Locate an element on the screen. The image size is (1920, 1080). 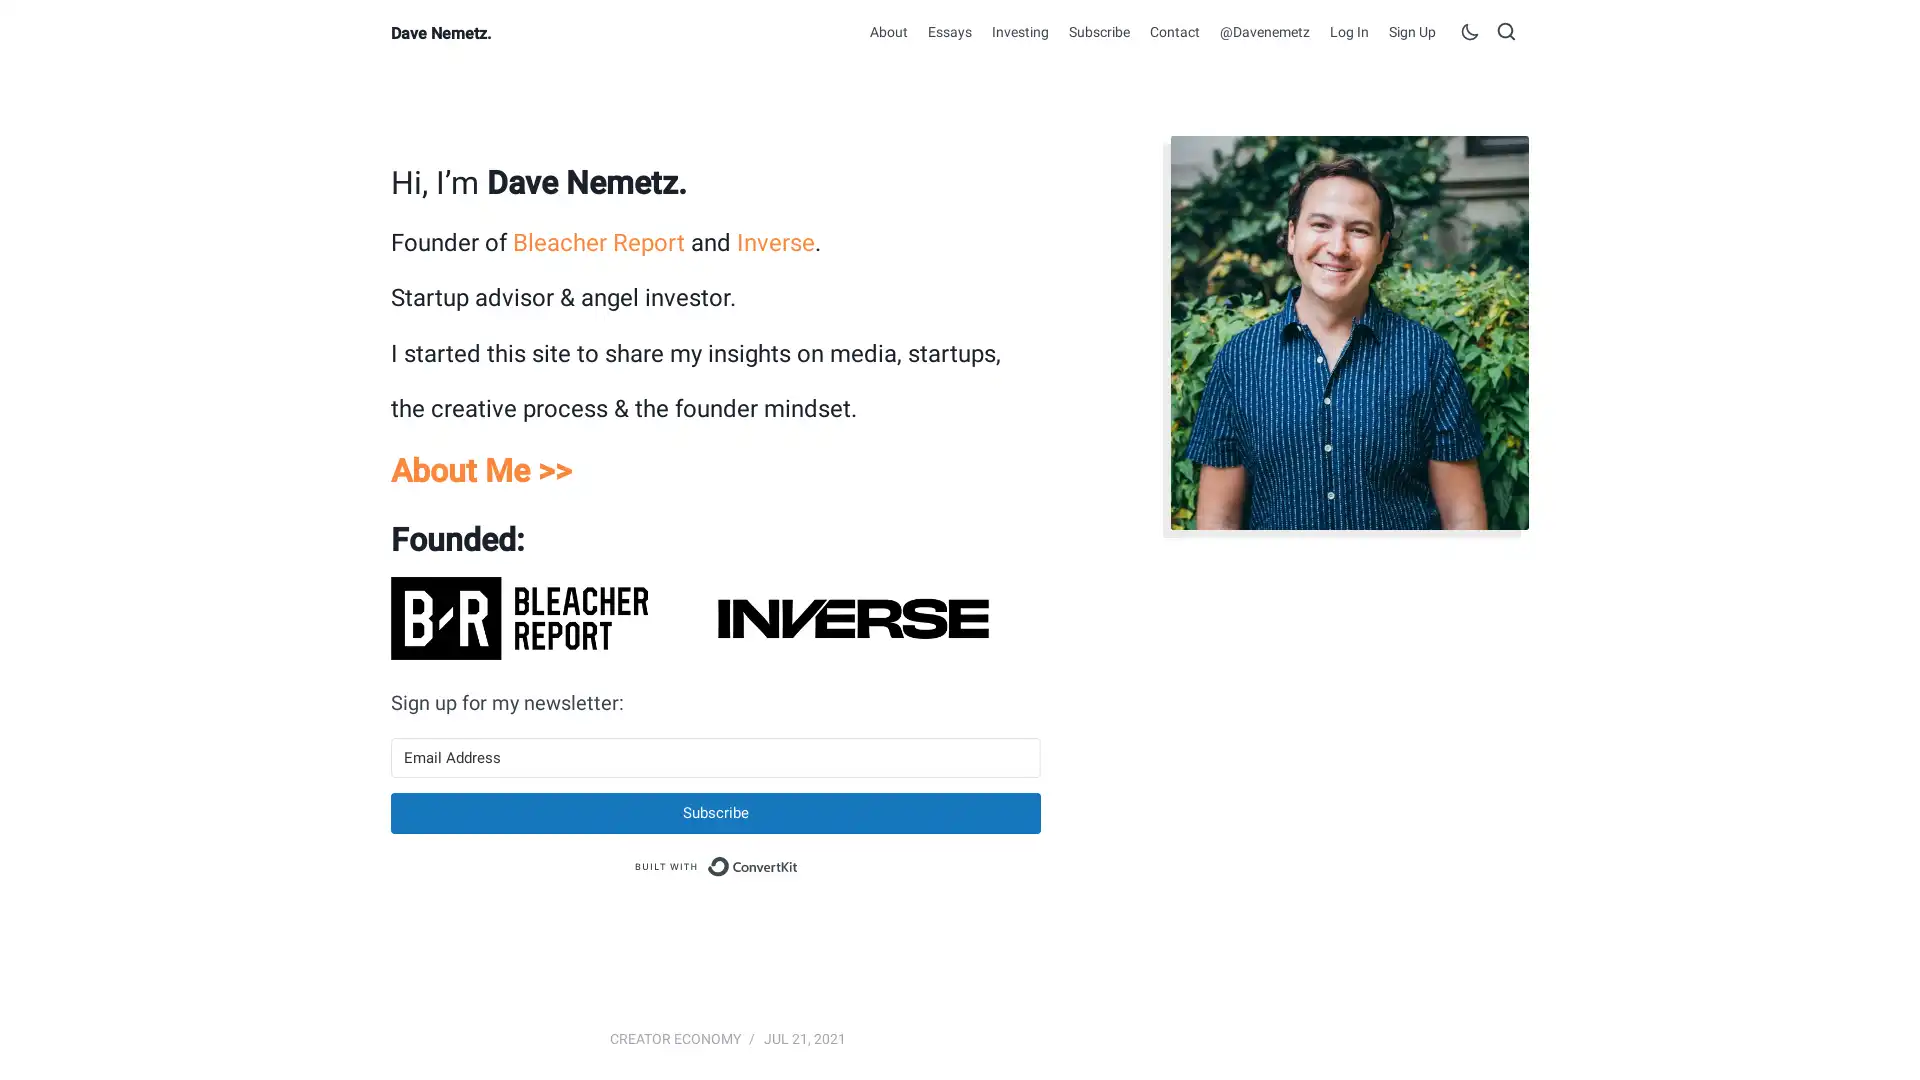
Subscribe is located at coordinates (715, 813).